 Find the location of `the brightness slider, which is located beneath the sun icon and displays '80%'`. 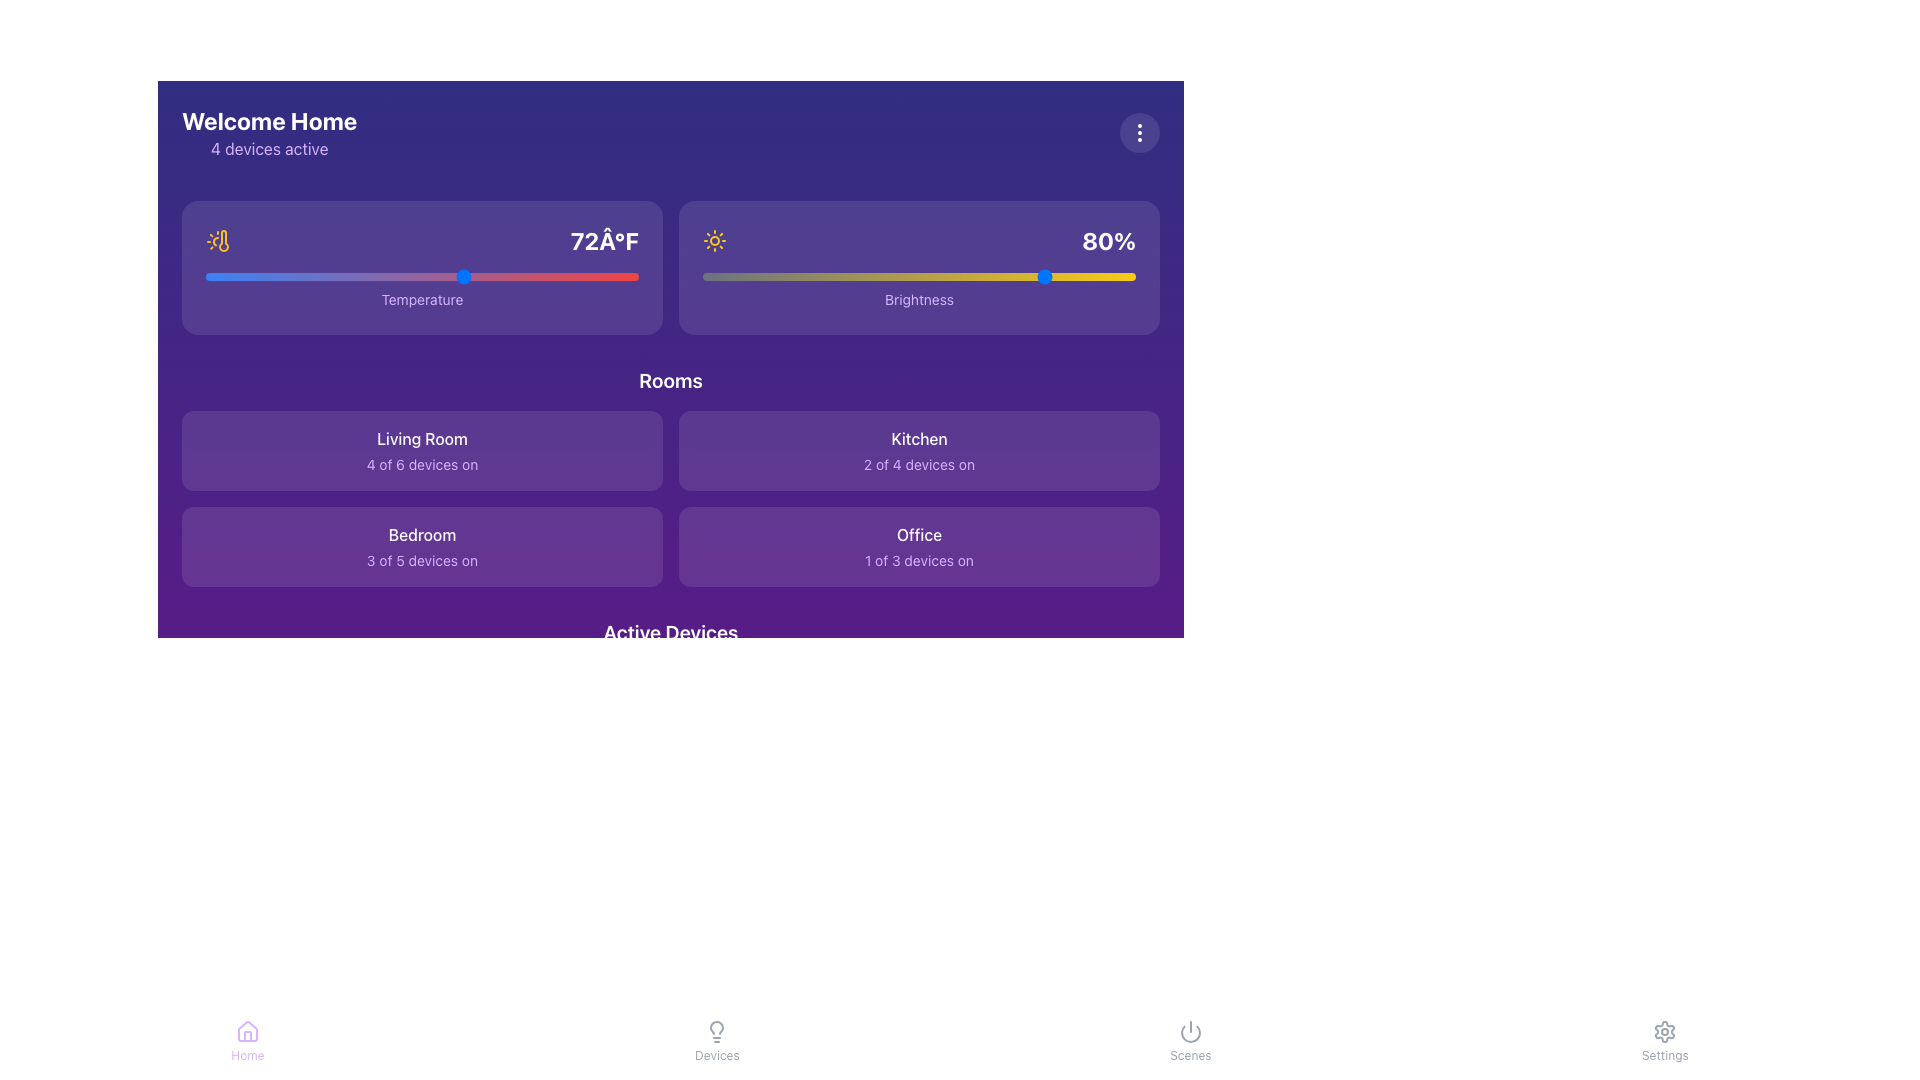

the brightness slider, which is located beneath the sun icon and displays '80%' is located at coordinates (918, 277).